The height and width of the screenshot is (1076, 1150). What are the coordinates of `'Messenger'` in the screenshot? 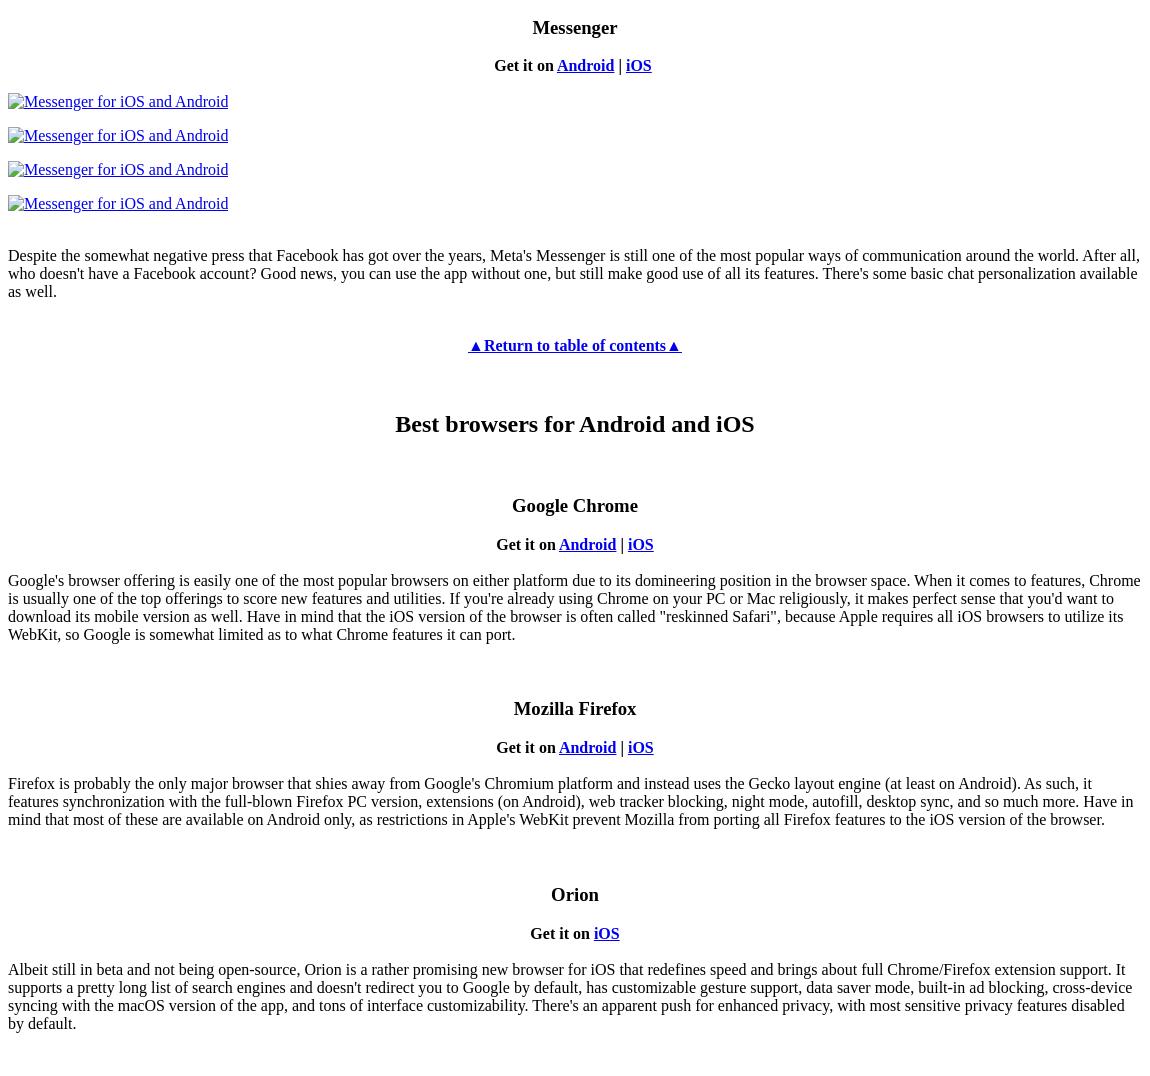 It's located at (574, 25).